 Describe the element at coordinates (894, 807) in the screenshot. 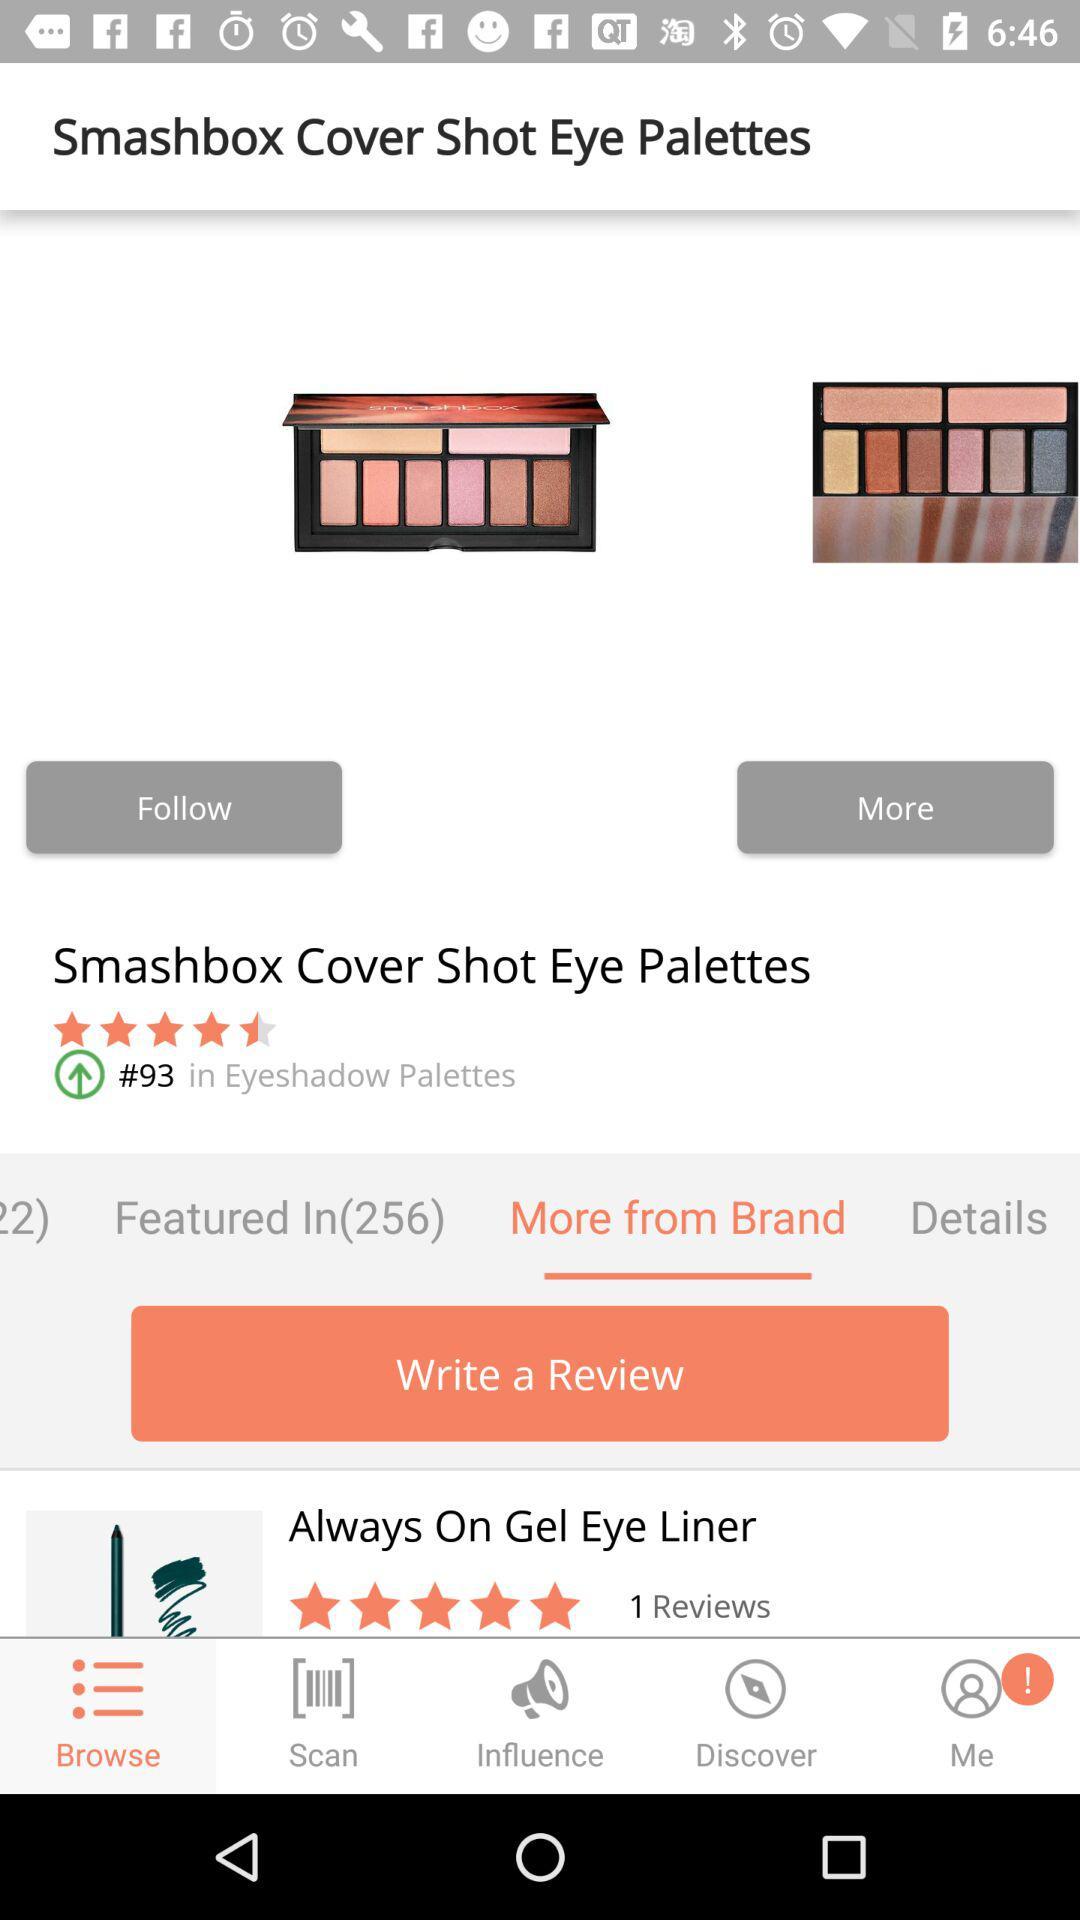

I see `the button which is next to the follow button` at that location.